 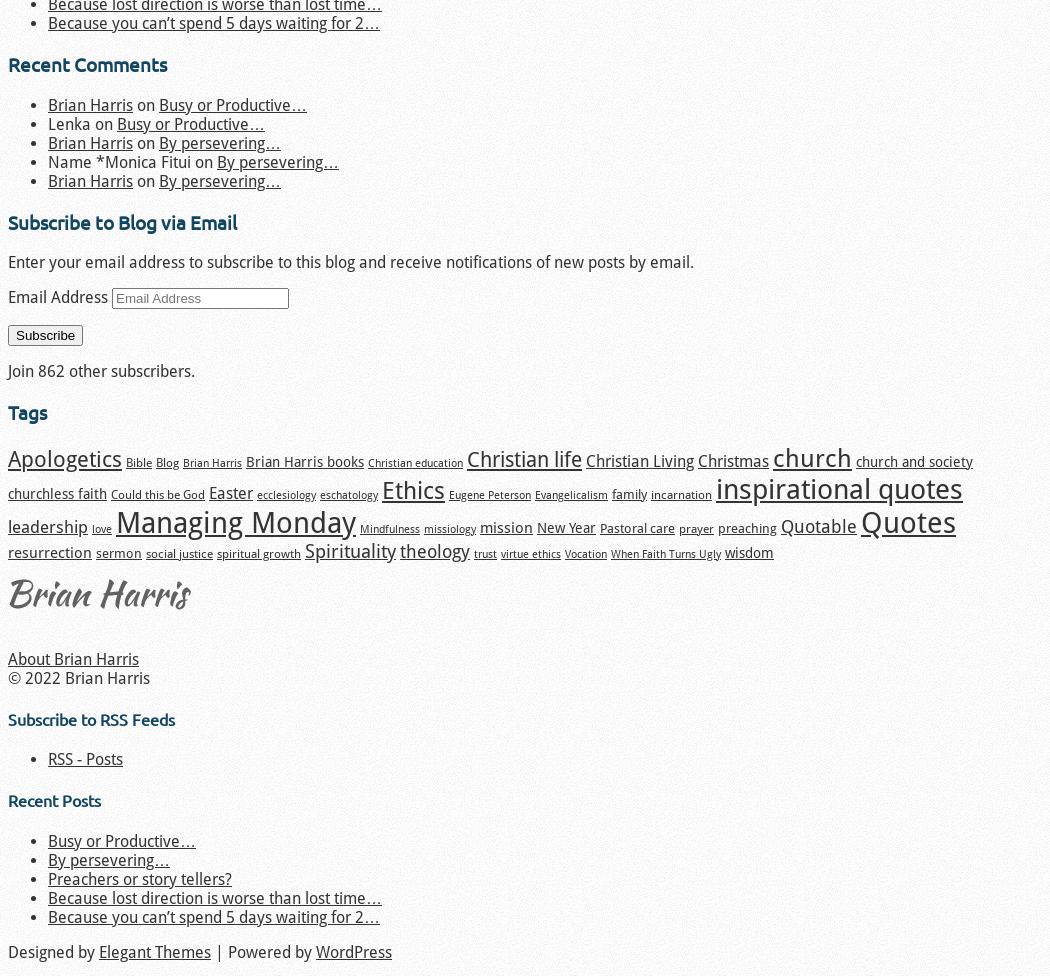 What do you see at coordinates (117, 552) in the screenshot?
I see `'sermon'` at bounding box center [117, 552].